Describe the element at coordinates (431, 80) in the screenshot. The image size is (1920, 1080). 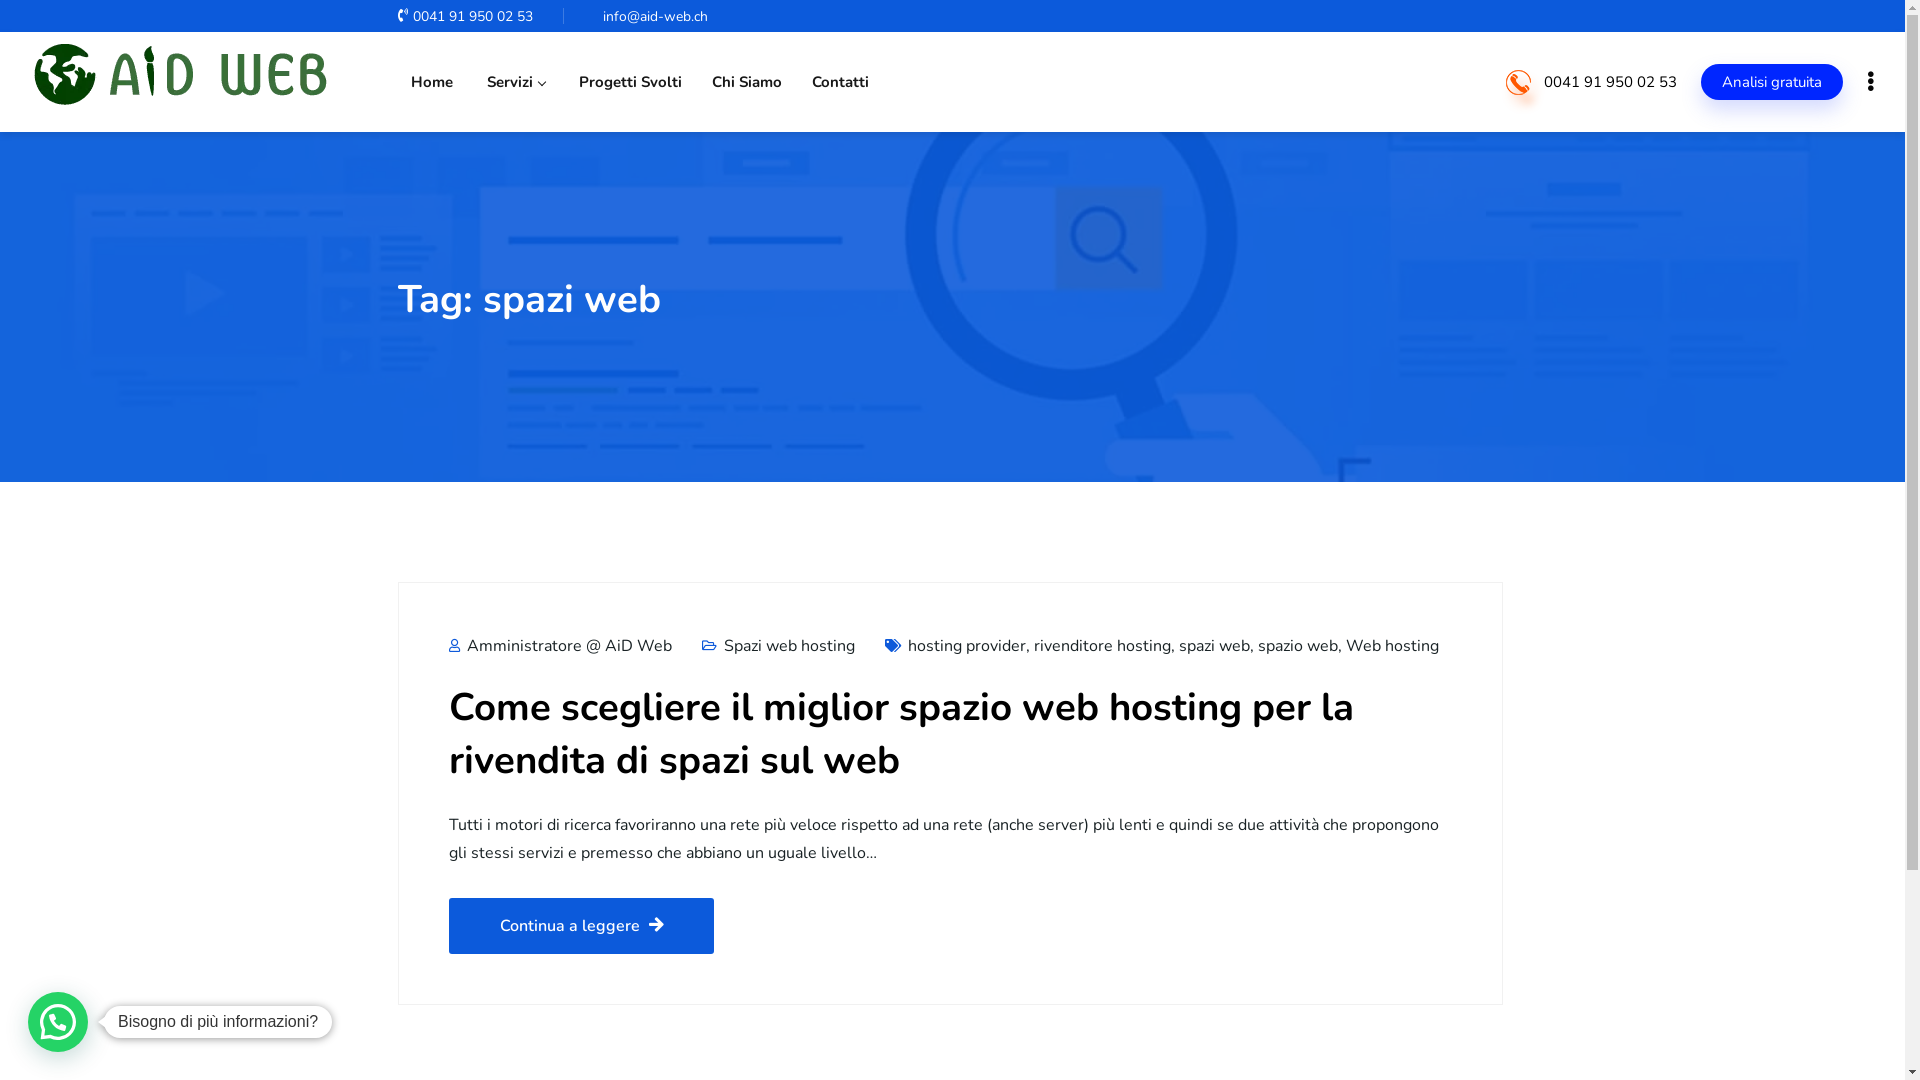
I see `'Home'` at that location.